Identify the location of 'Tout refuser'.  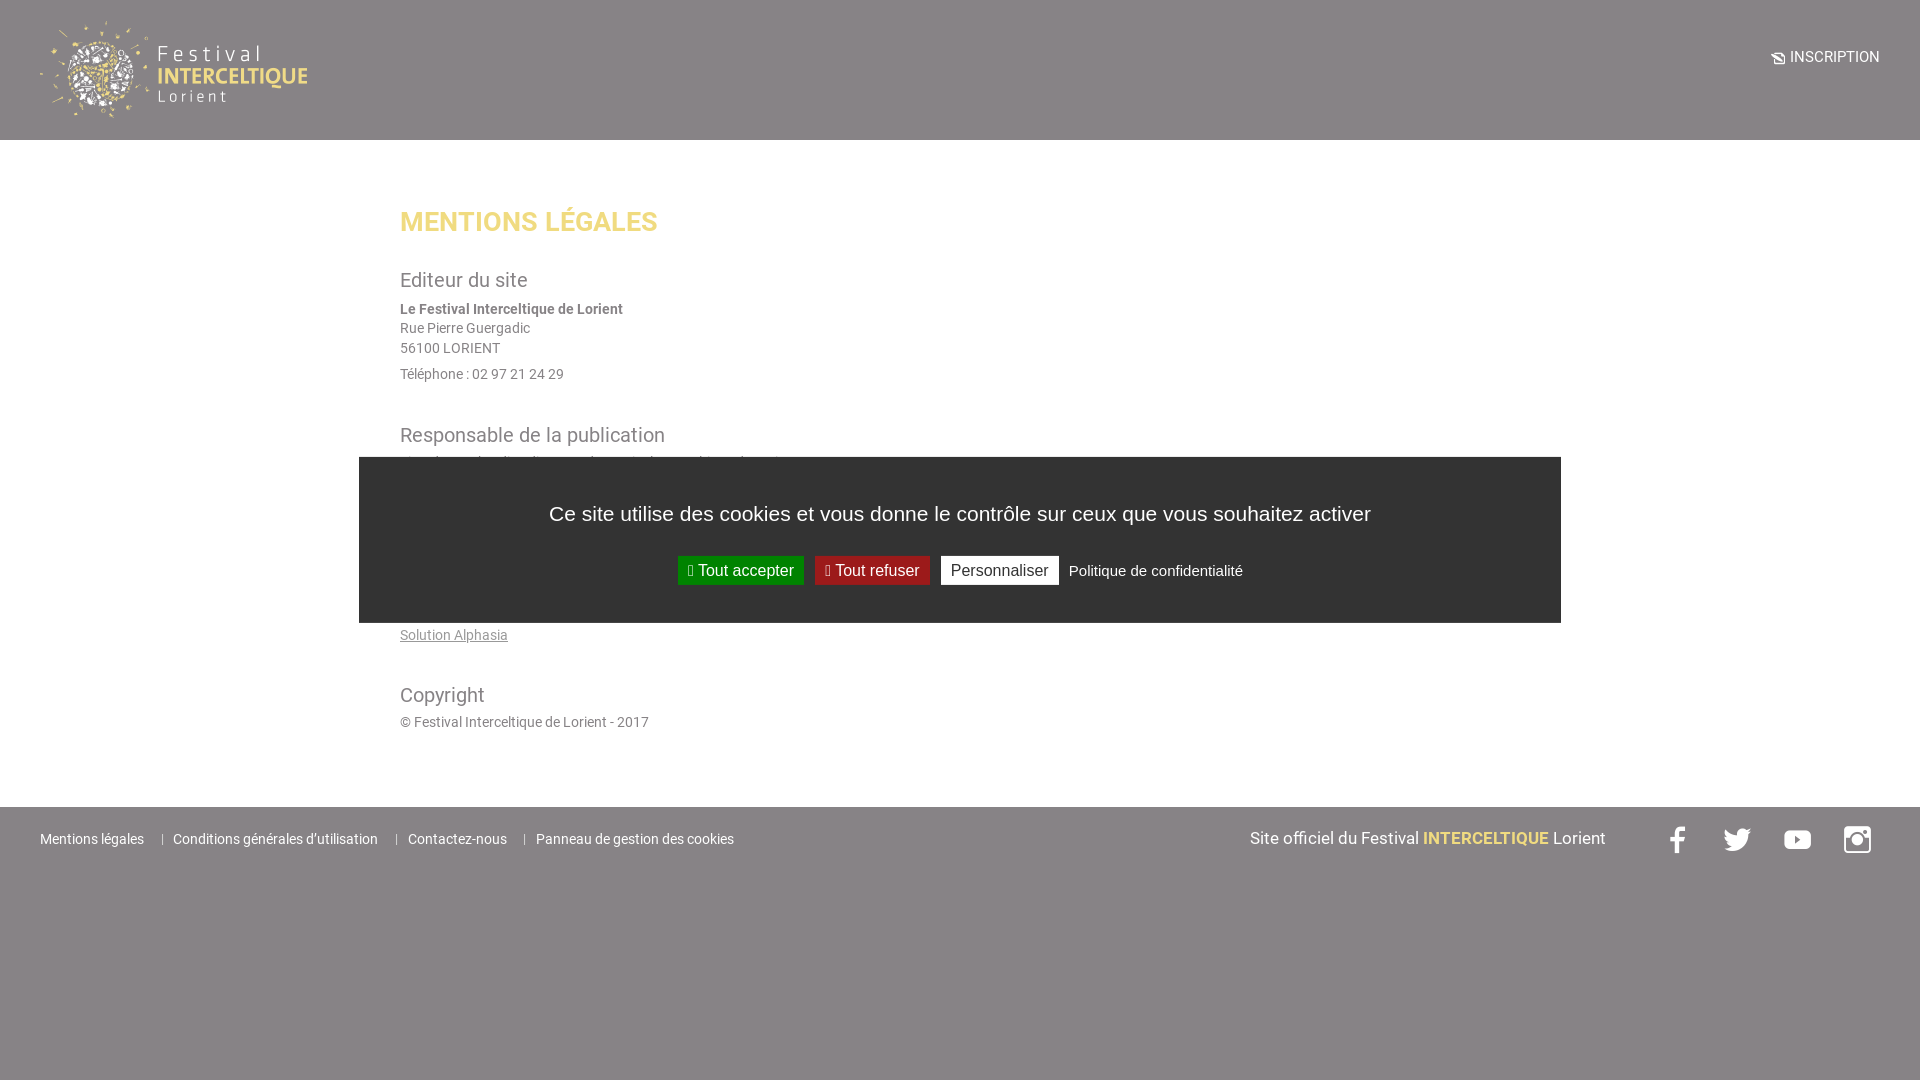
(815, 570).